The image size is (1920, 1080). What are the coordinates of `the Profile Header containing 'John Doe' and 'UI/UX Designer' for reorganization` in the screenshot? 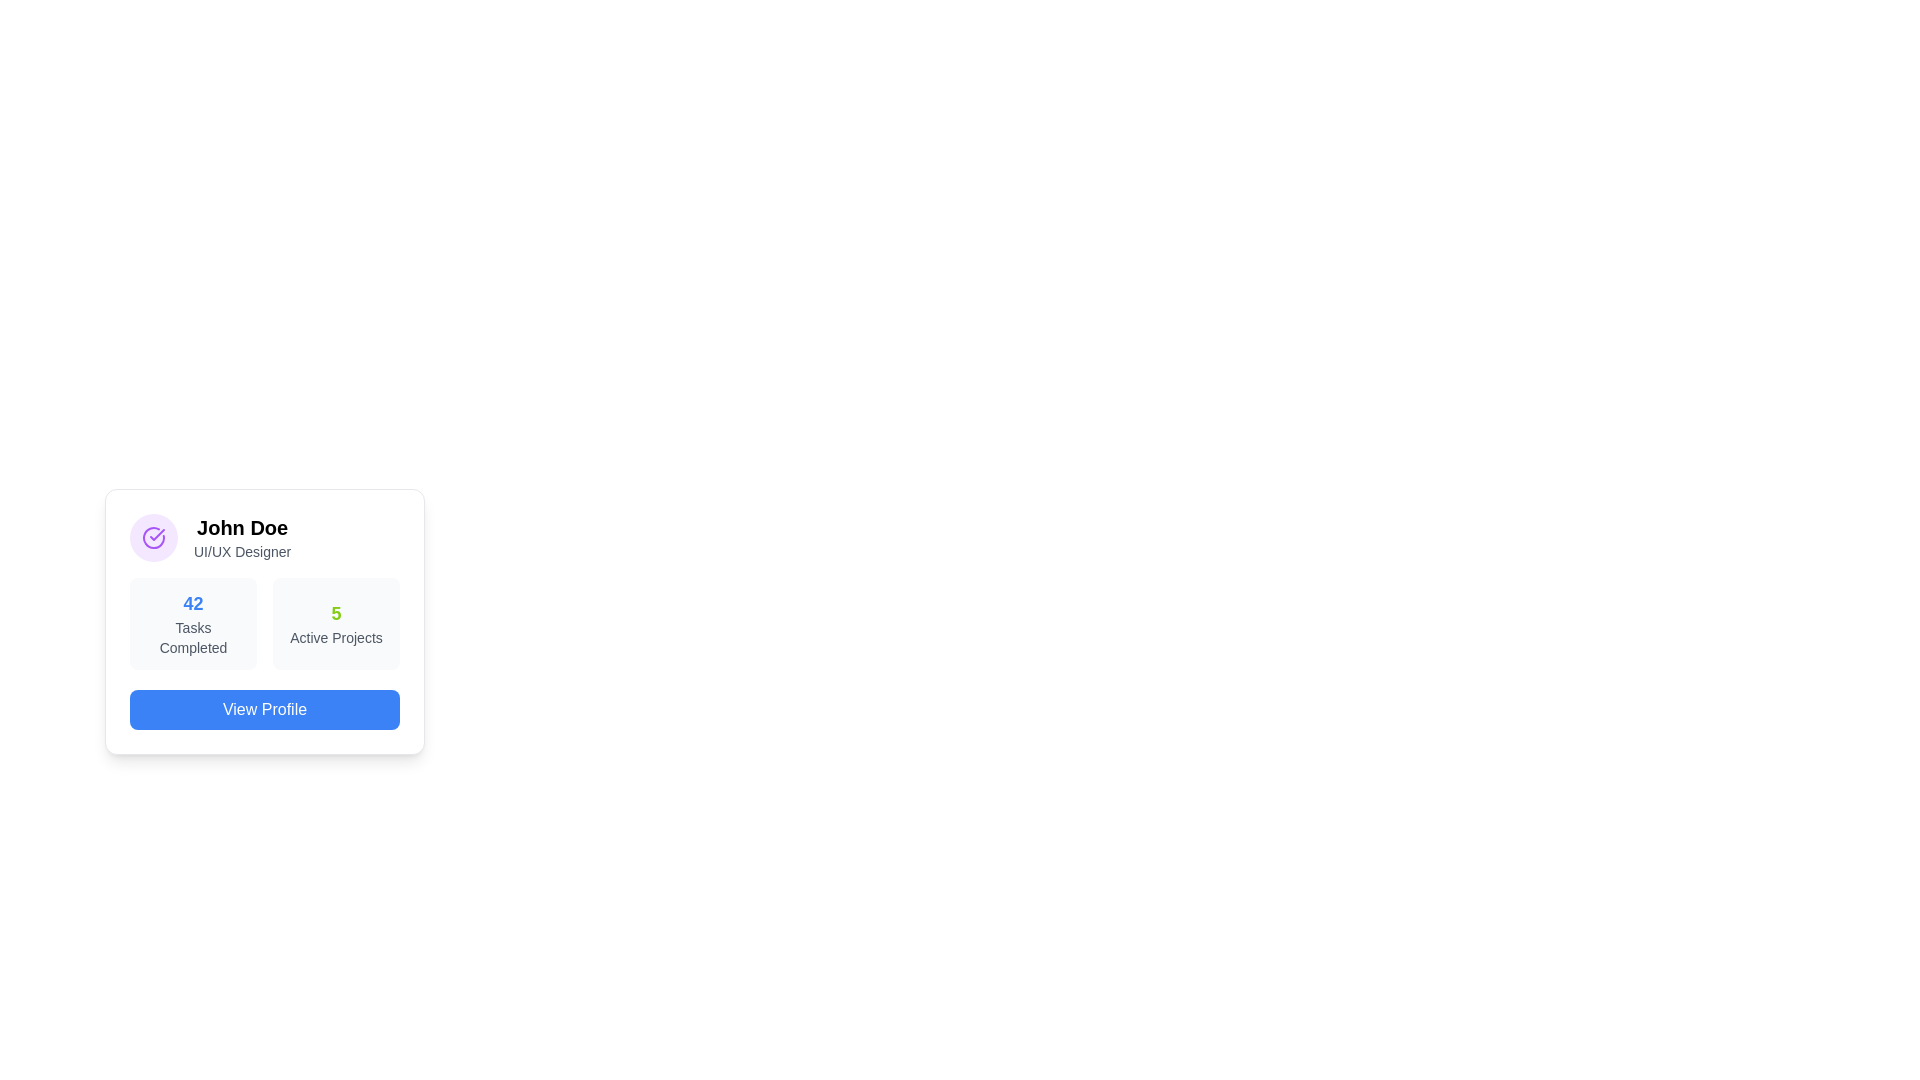 It's located at (263, 536).